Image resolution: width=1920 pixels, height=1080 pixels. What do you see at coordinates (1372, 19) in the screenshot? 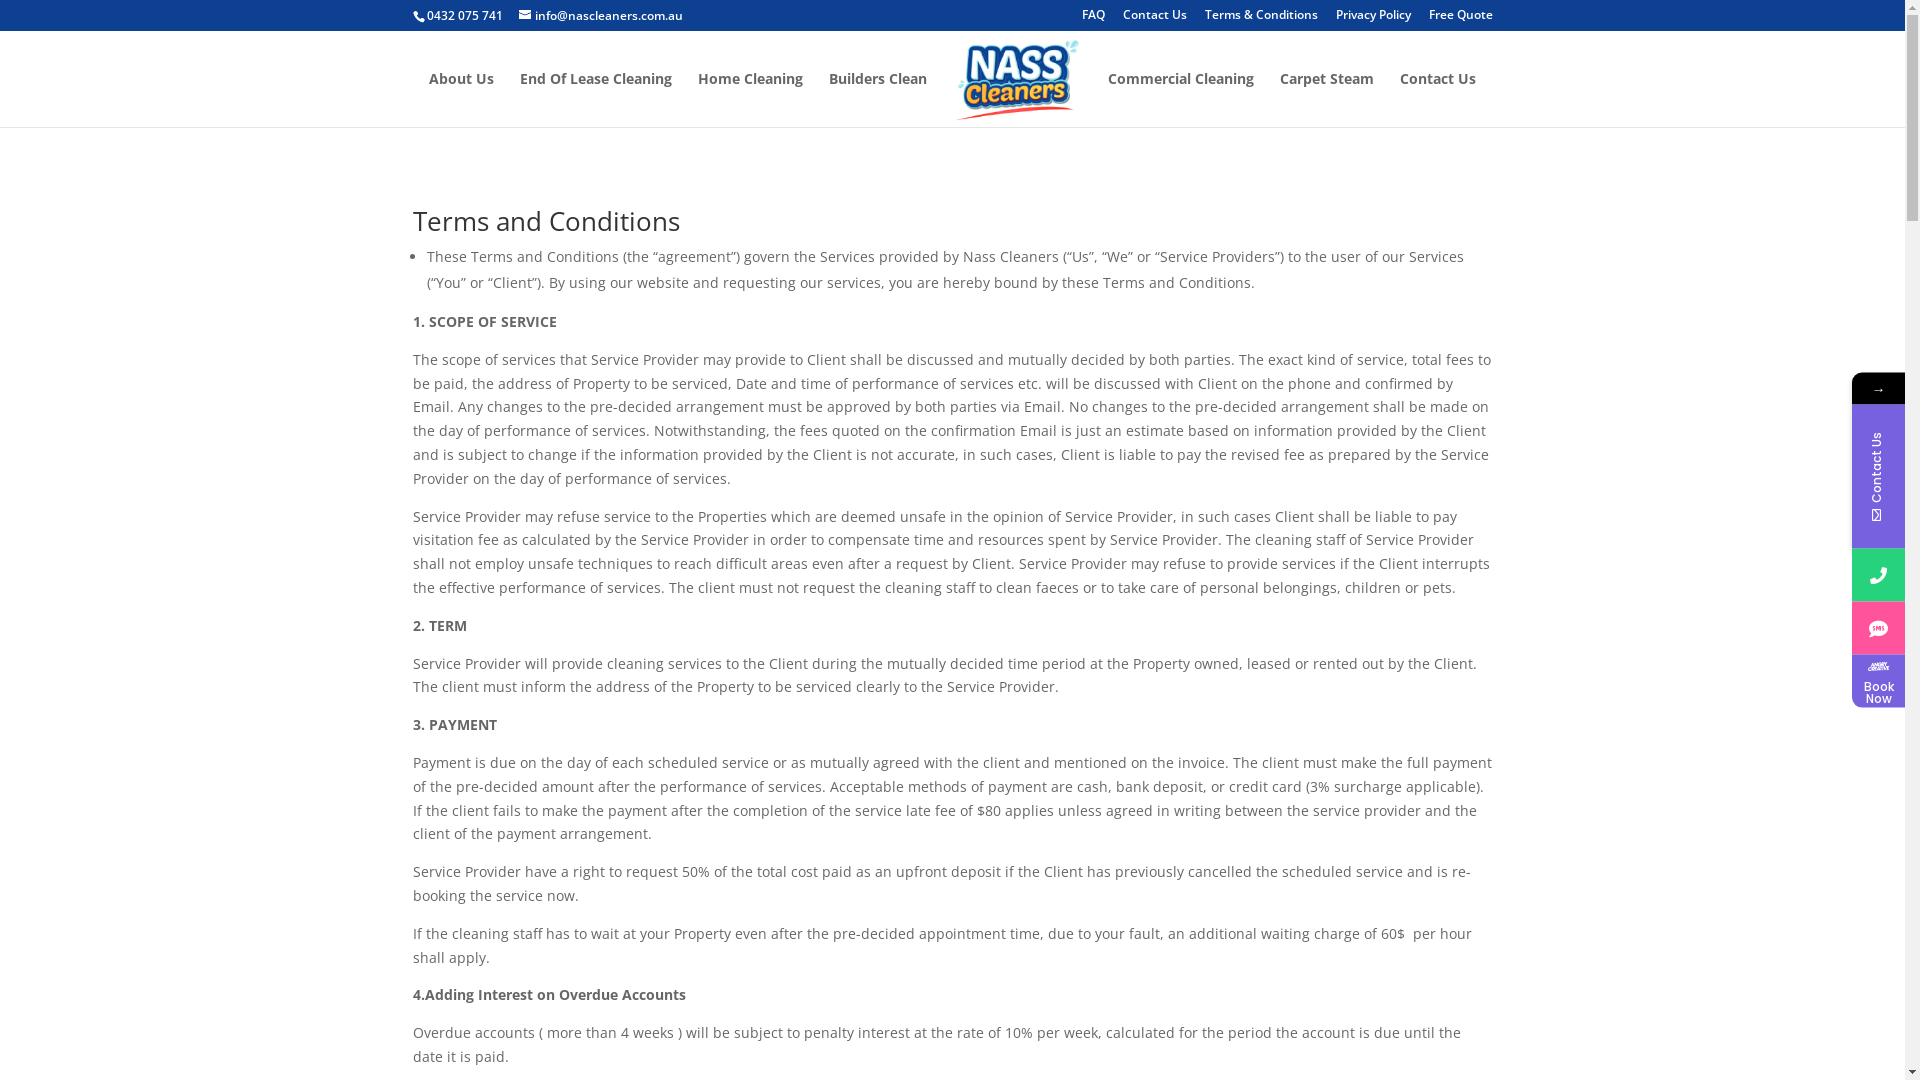
I see `'Privacy Policy'` at bounding box center [1372, 19].